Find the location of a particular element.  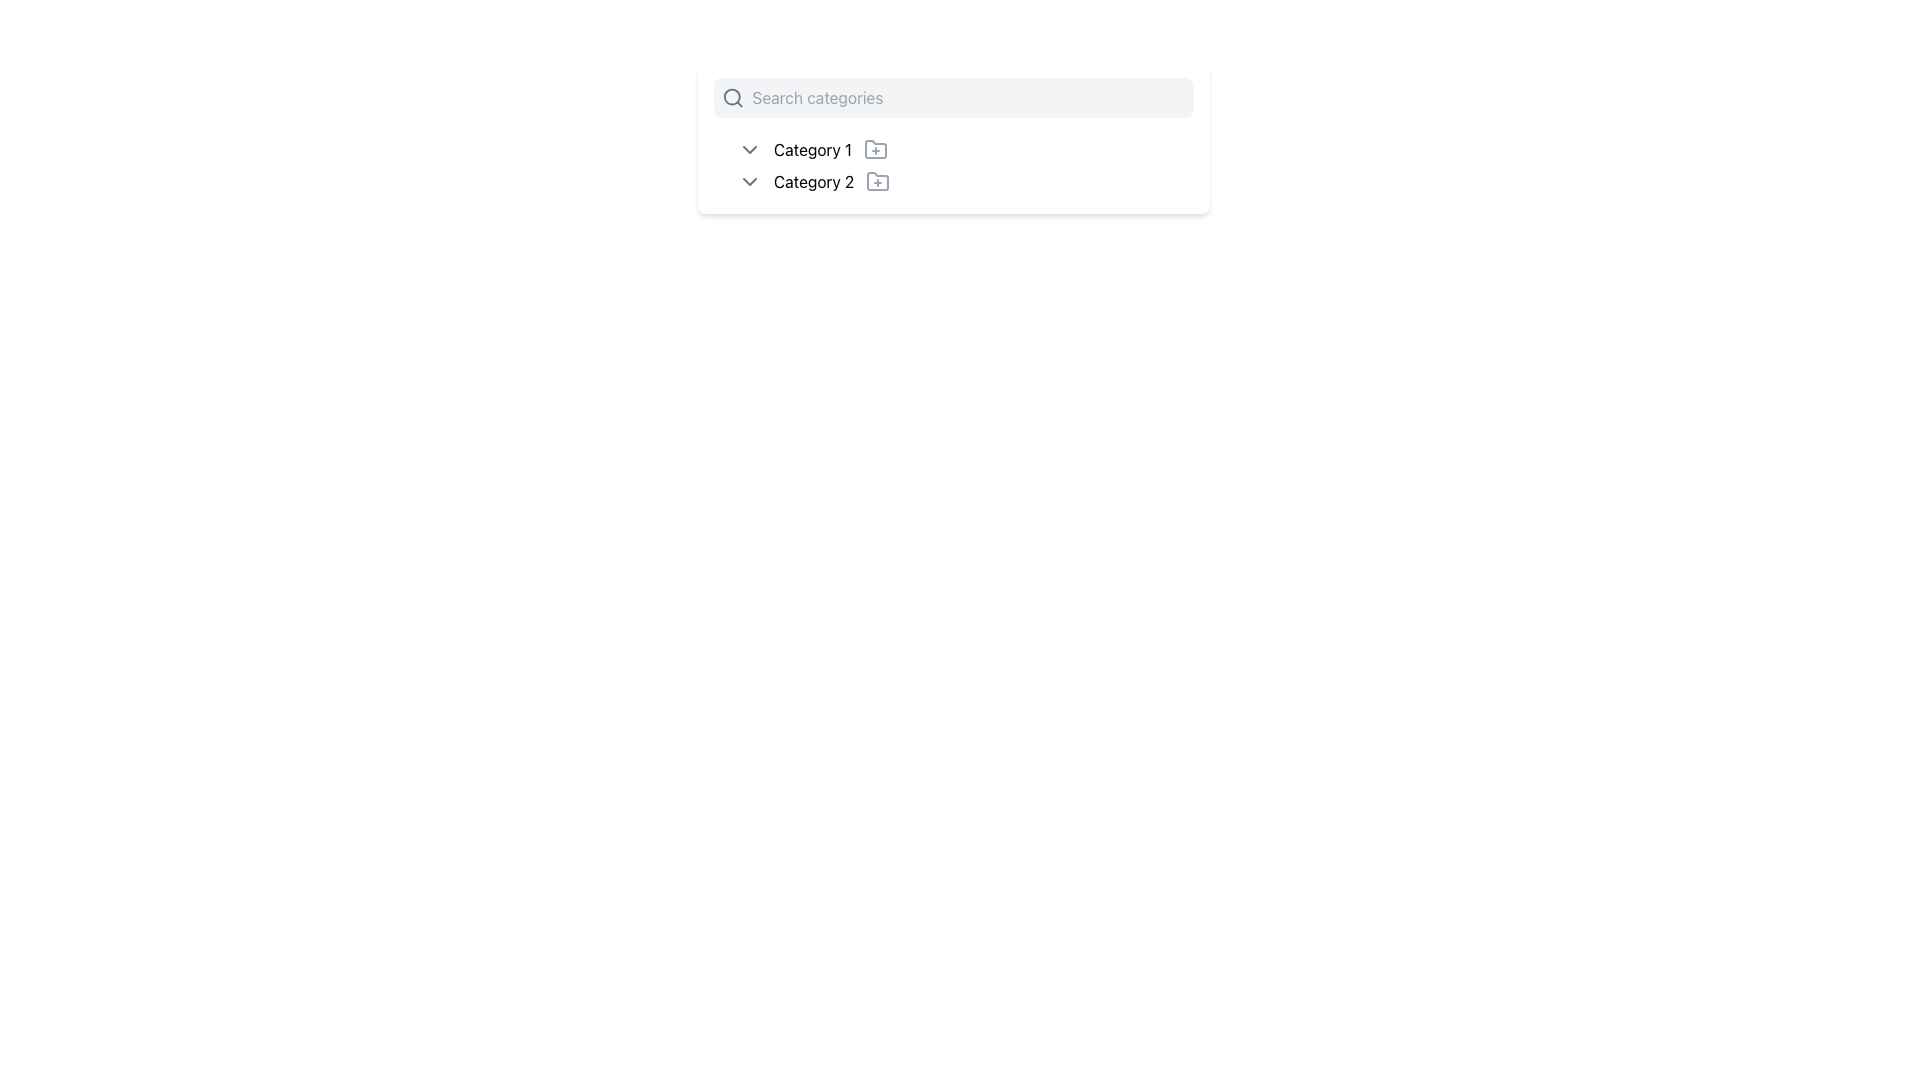

the text label reading 'Category 1' within the dropdown menu under 'Search categories' is located at coordinates (812, 149).